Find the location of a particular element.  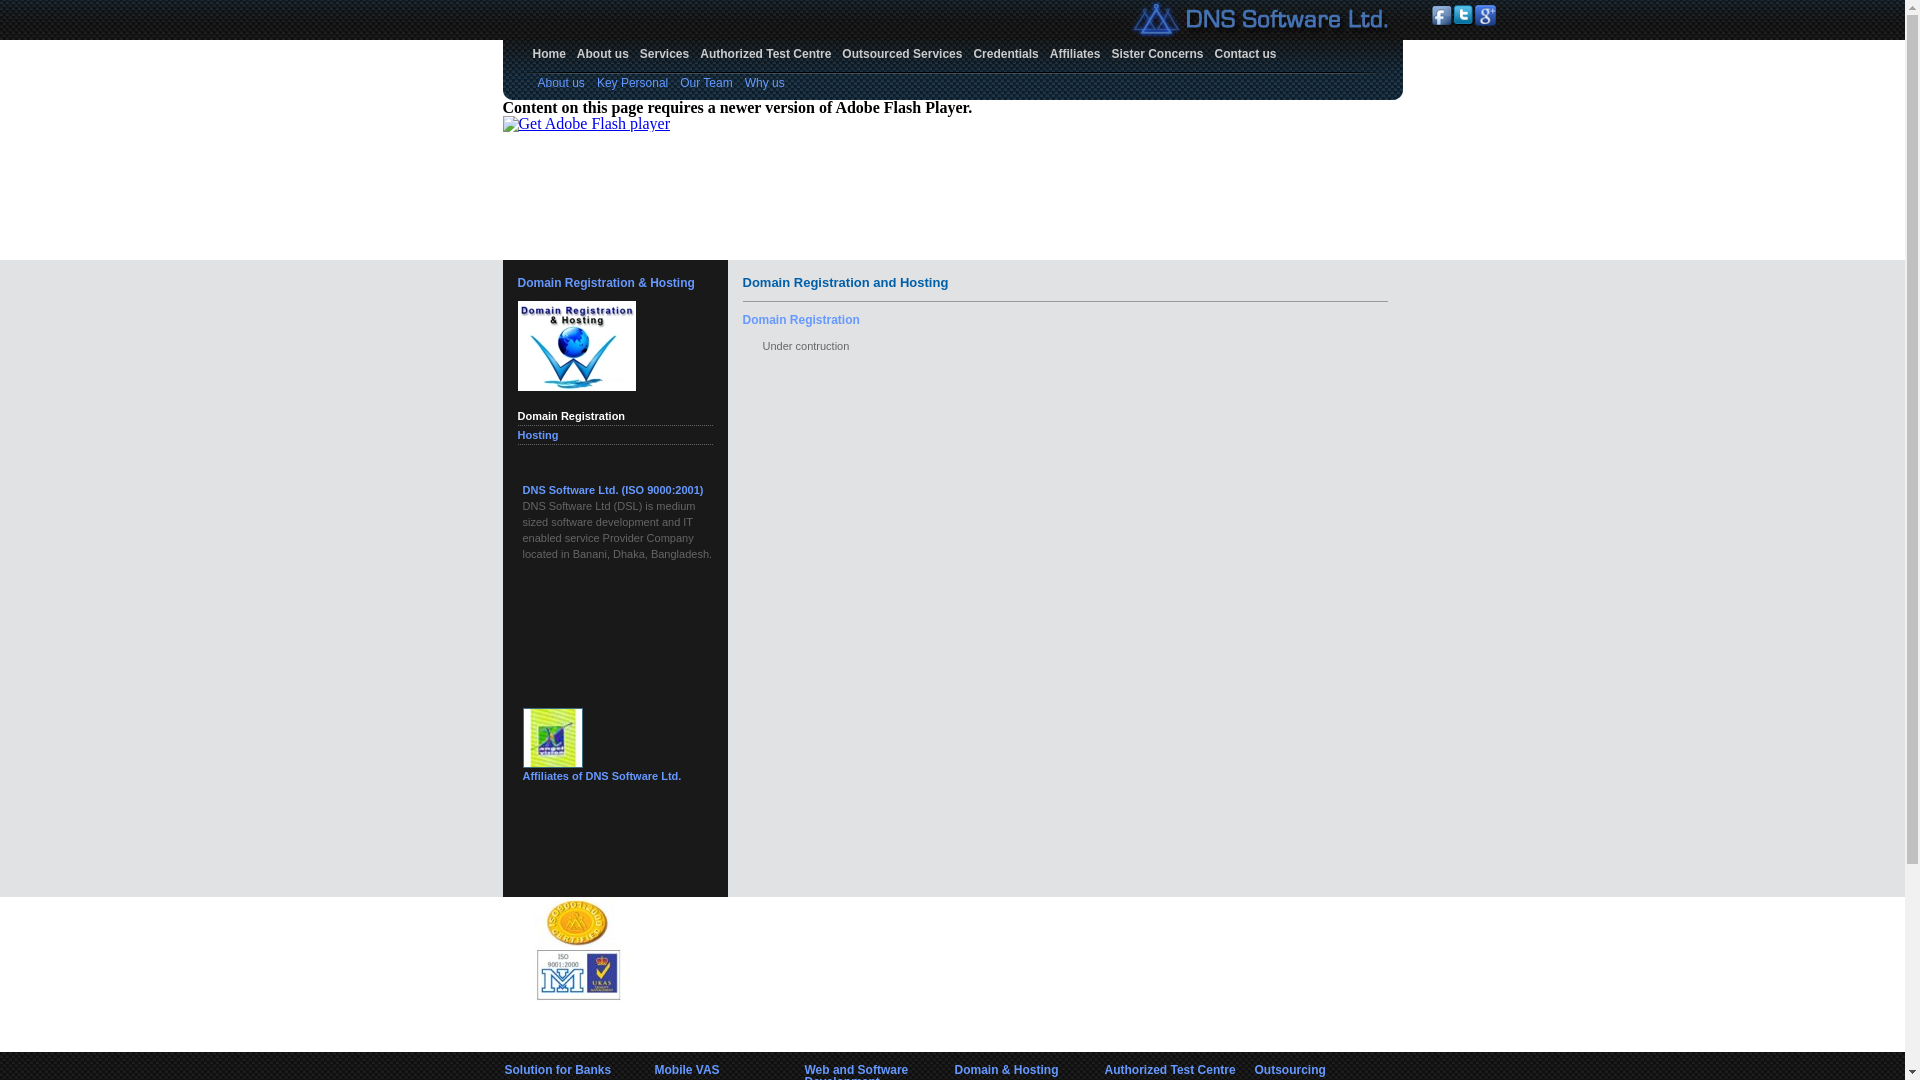

'Credentials' is located at coordinates (1005, 53).